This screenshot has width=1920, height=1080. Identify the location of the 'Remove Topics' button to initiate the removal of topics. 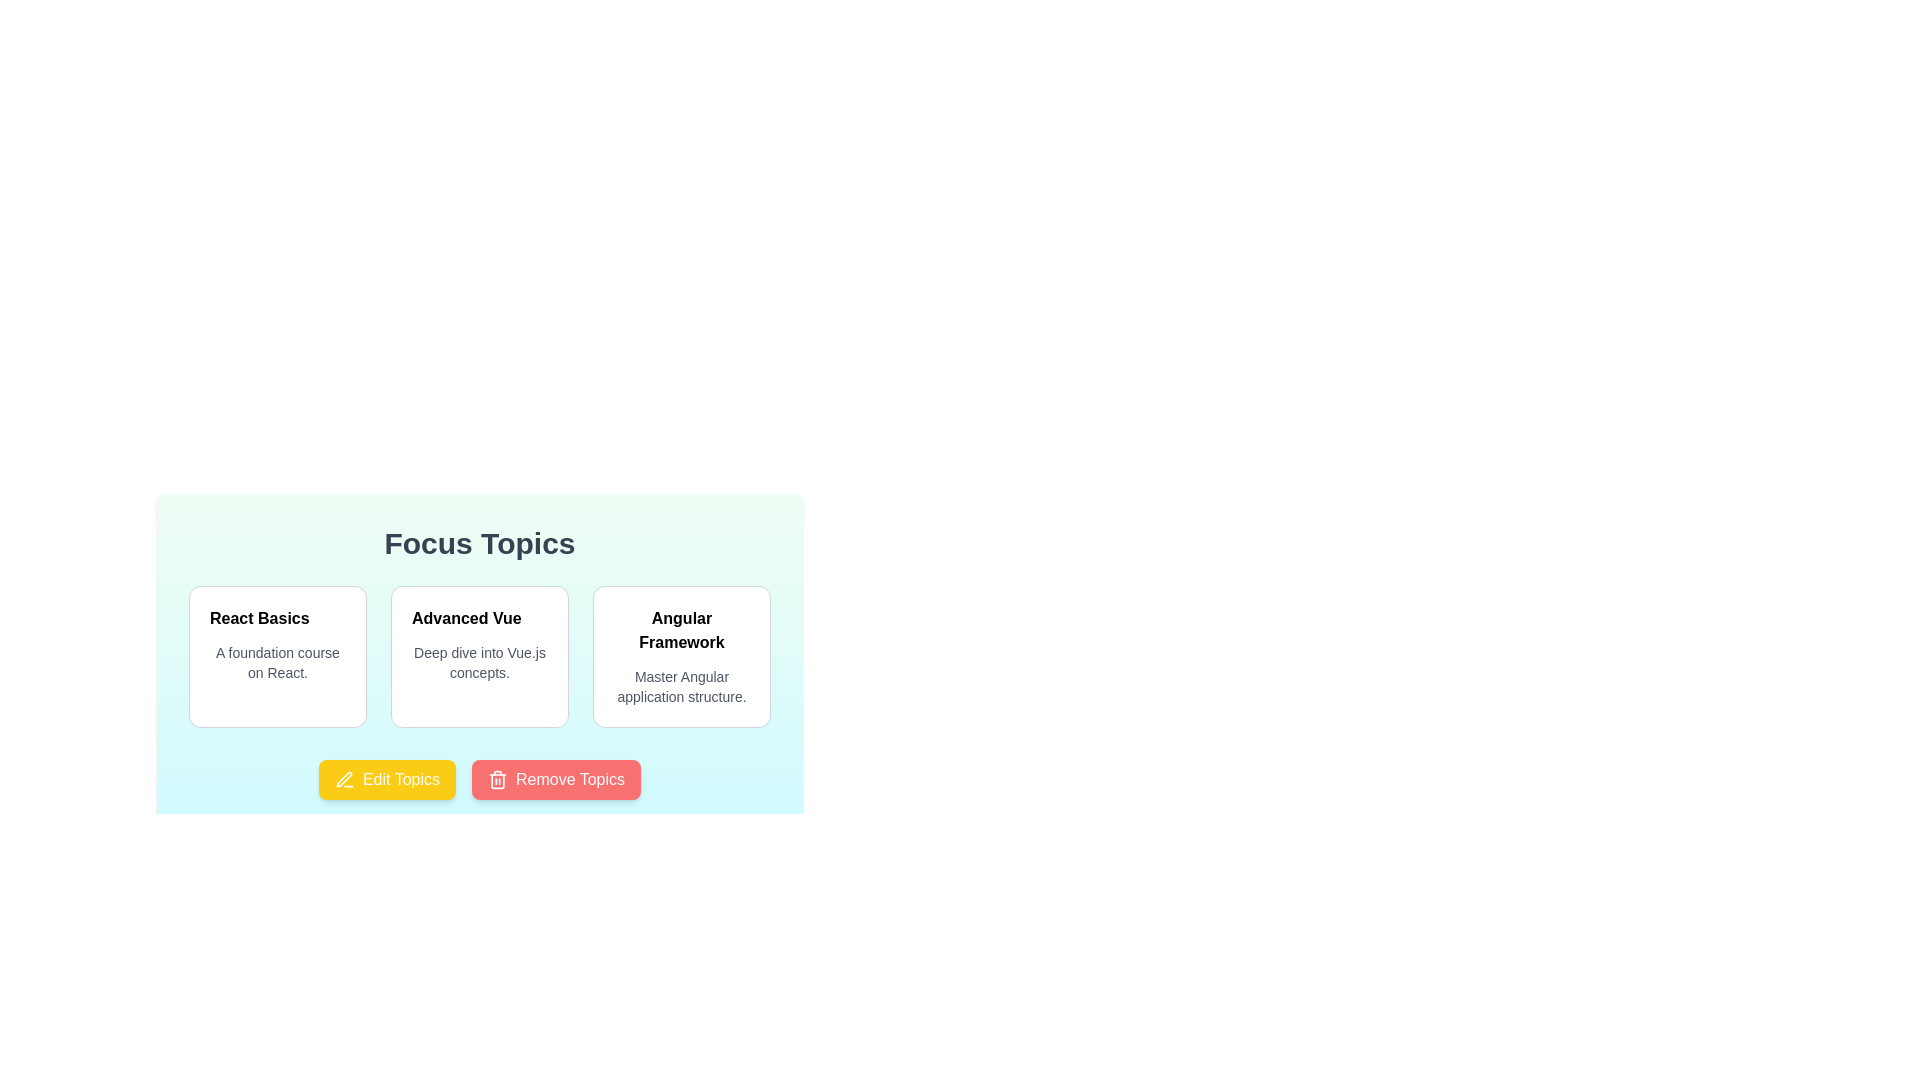
(556, 778).